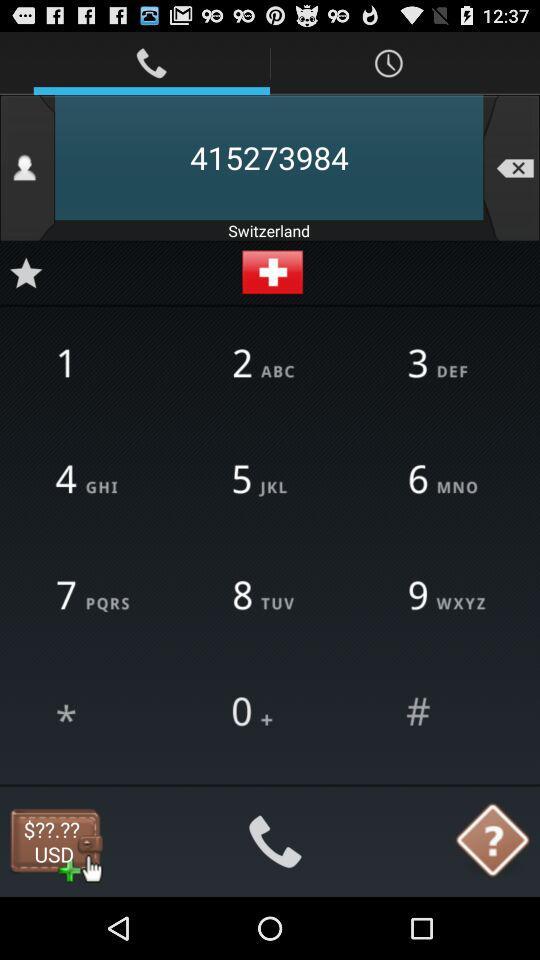  I want to click on star logo, so click(24, 272).